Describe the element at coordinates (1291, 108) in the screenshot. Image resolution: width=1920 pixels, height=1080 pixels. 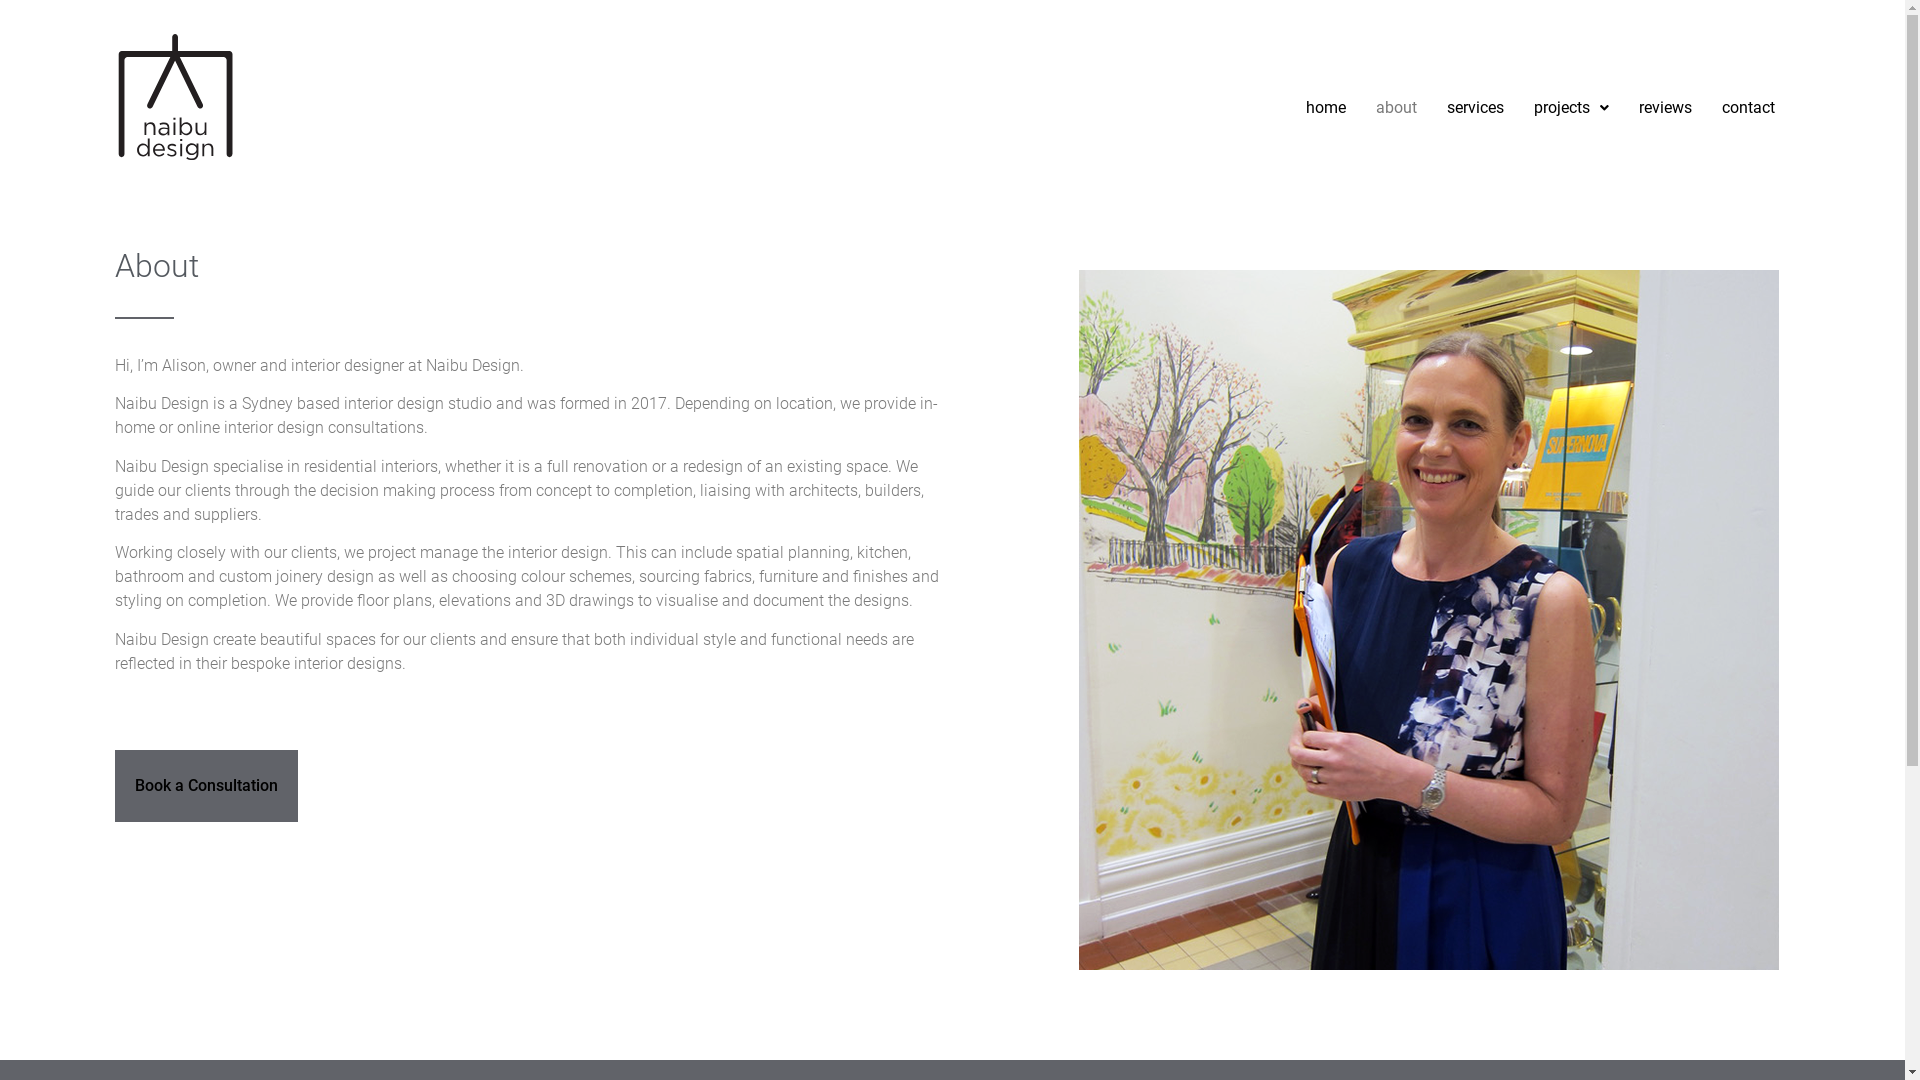
I see `'home'` at that location.